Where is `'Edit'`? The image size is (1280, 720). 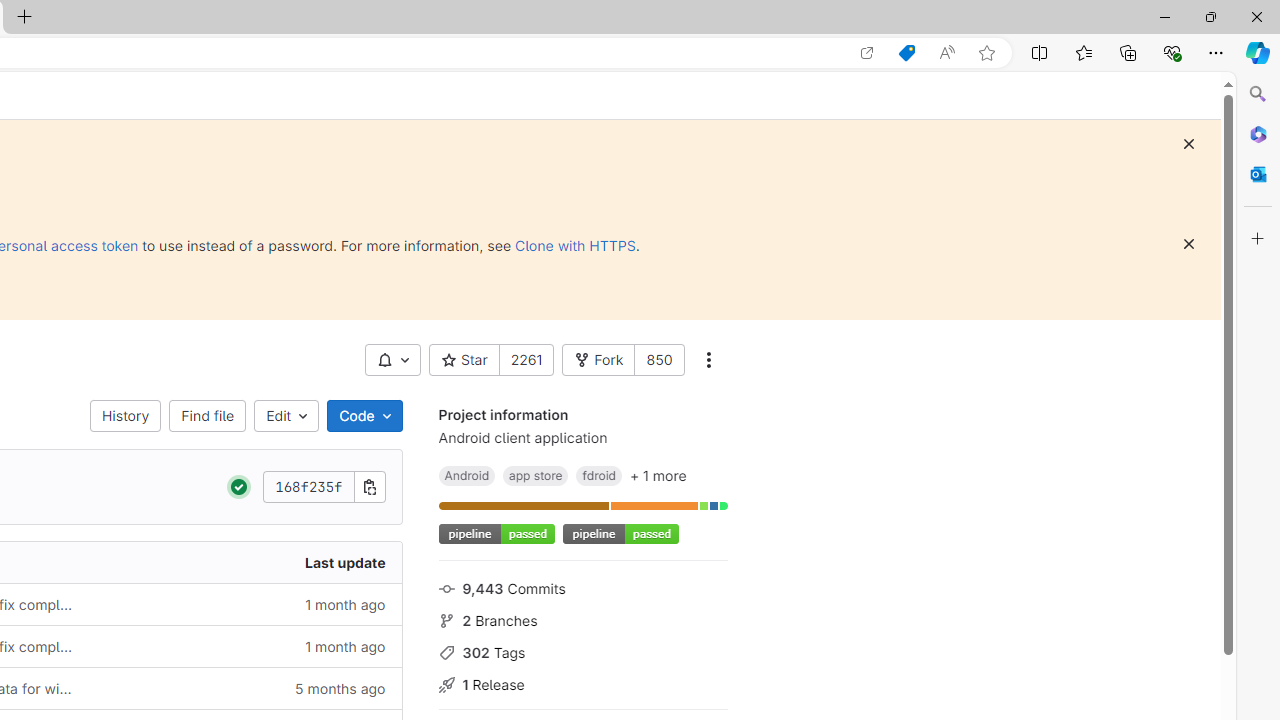
'Edit' is located at coordinates (285, 415).